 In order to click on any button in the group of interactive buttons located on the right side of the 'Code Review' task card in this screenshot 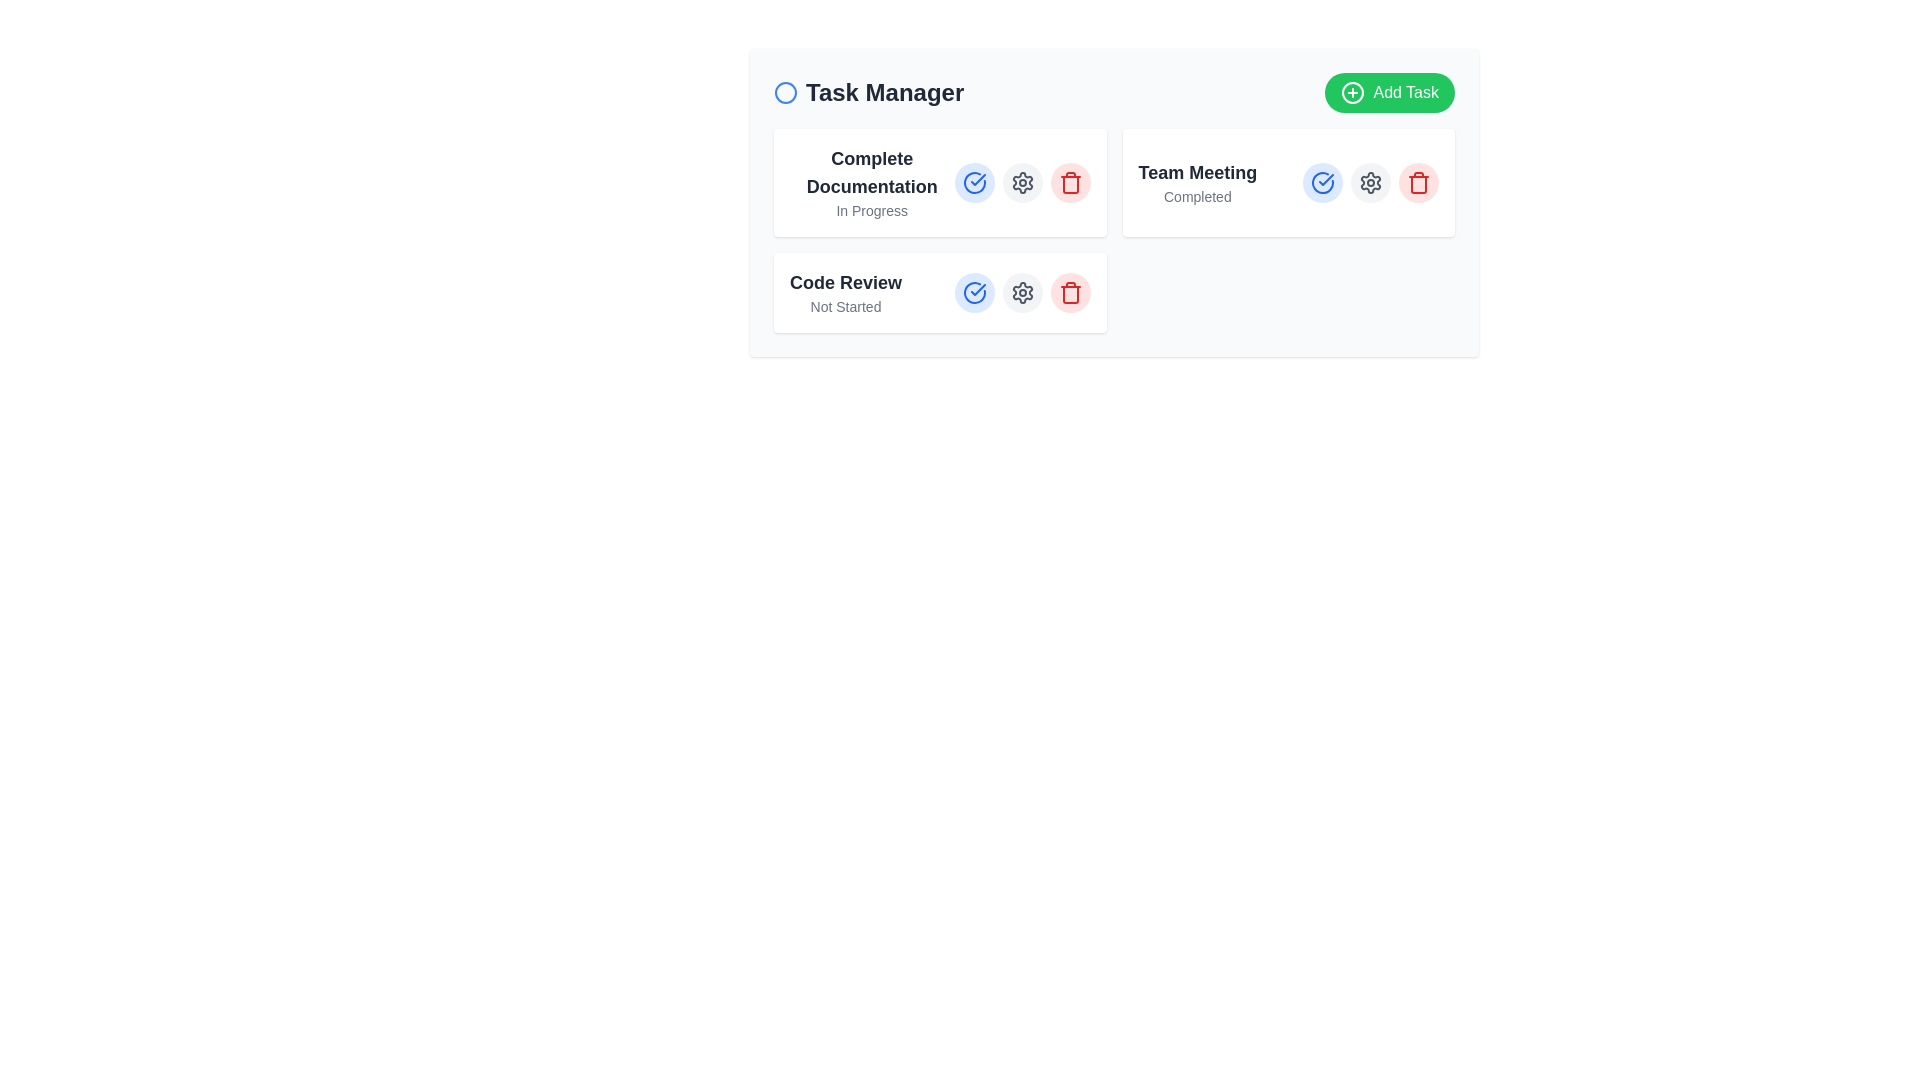, I will do `click(1022, 293)`.